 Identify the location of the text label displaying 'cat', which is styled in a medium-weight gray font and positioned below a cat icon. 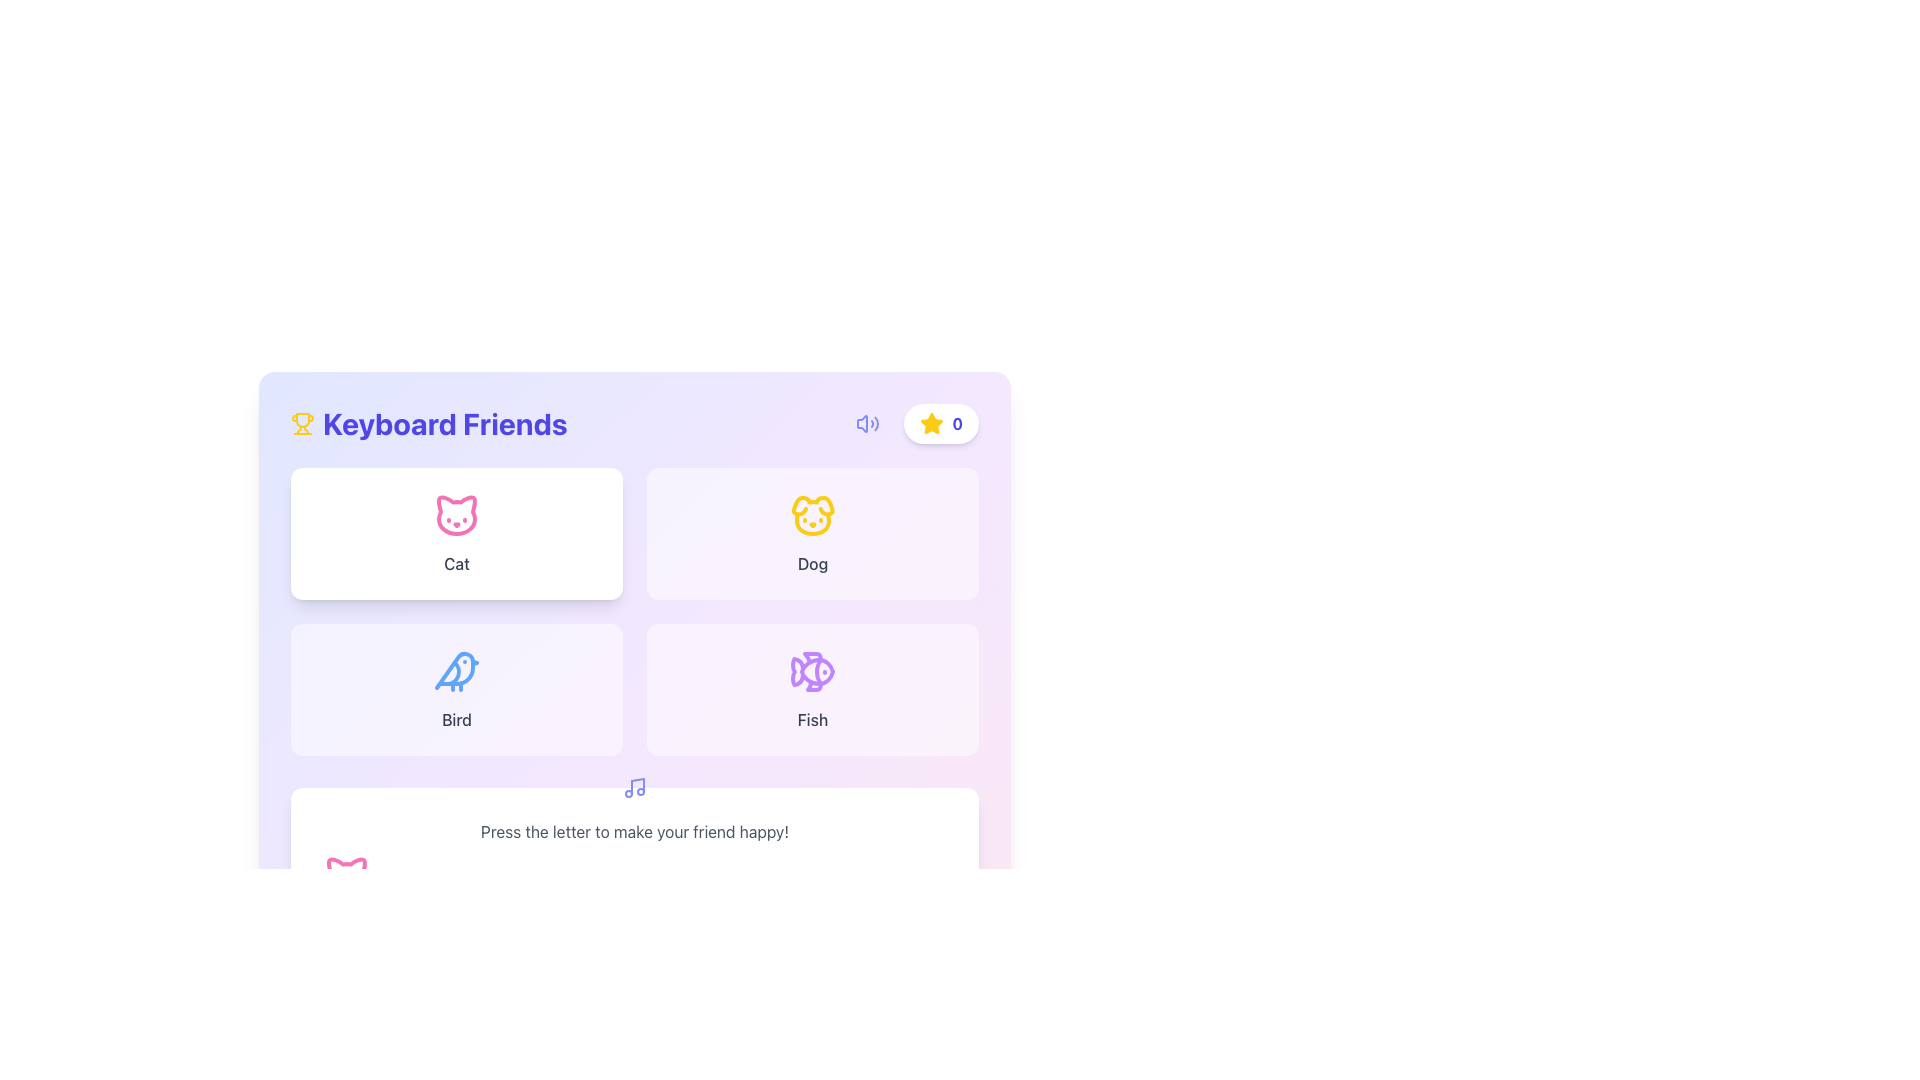
(455, 563).